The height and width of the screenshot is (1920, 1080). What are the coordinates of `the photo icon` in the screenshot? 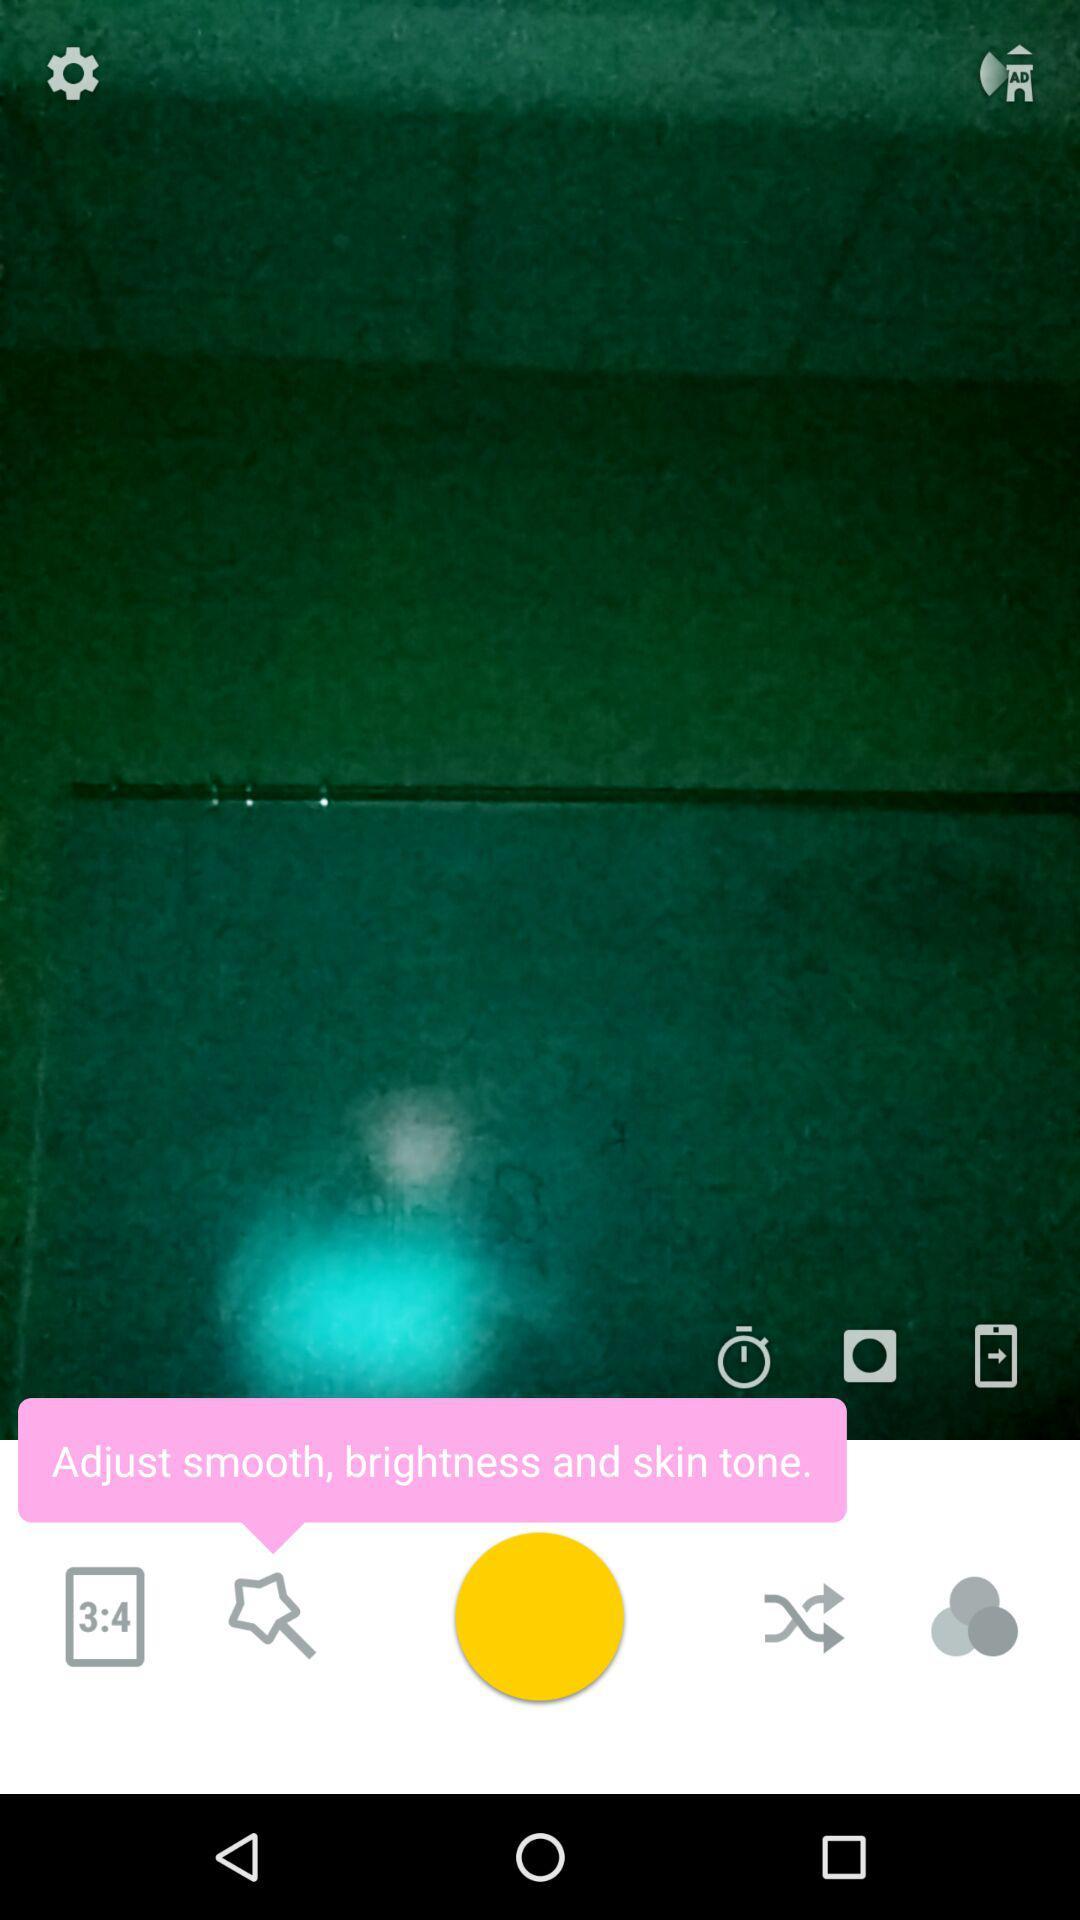 It's located at (869, 1356).